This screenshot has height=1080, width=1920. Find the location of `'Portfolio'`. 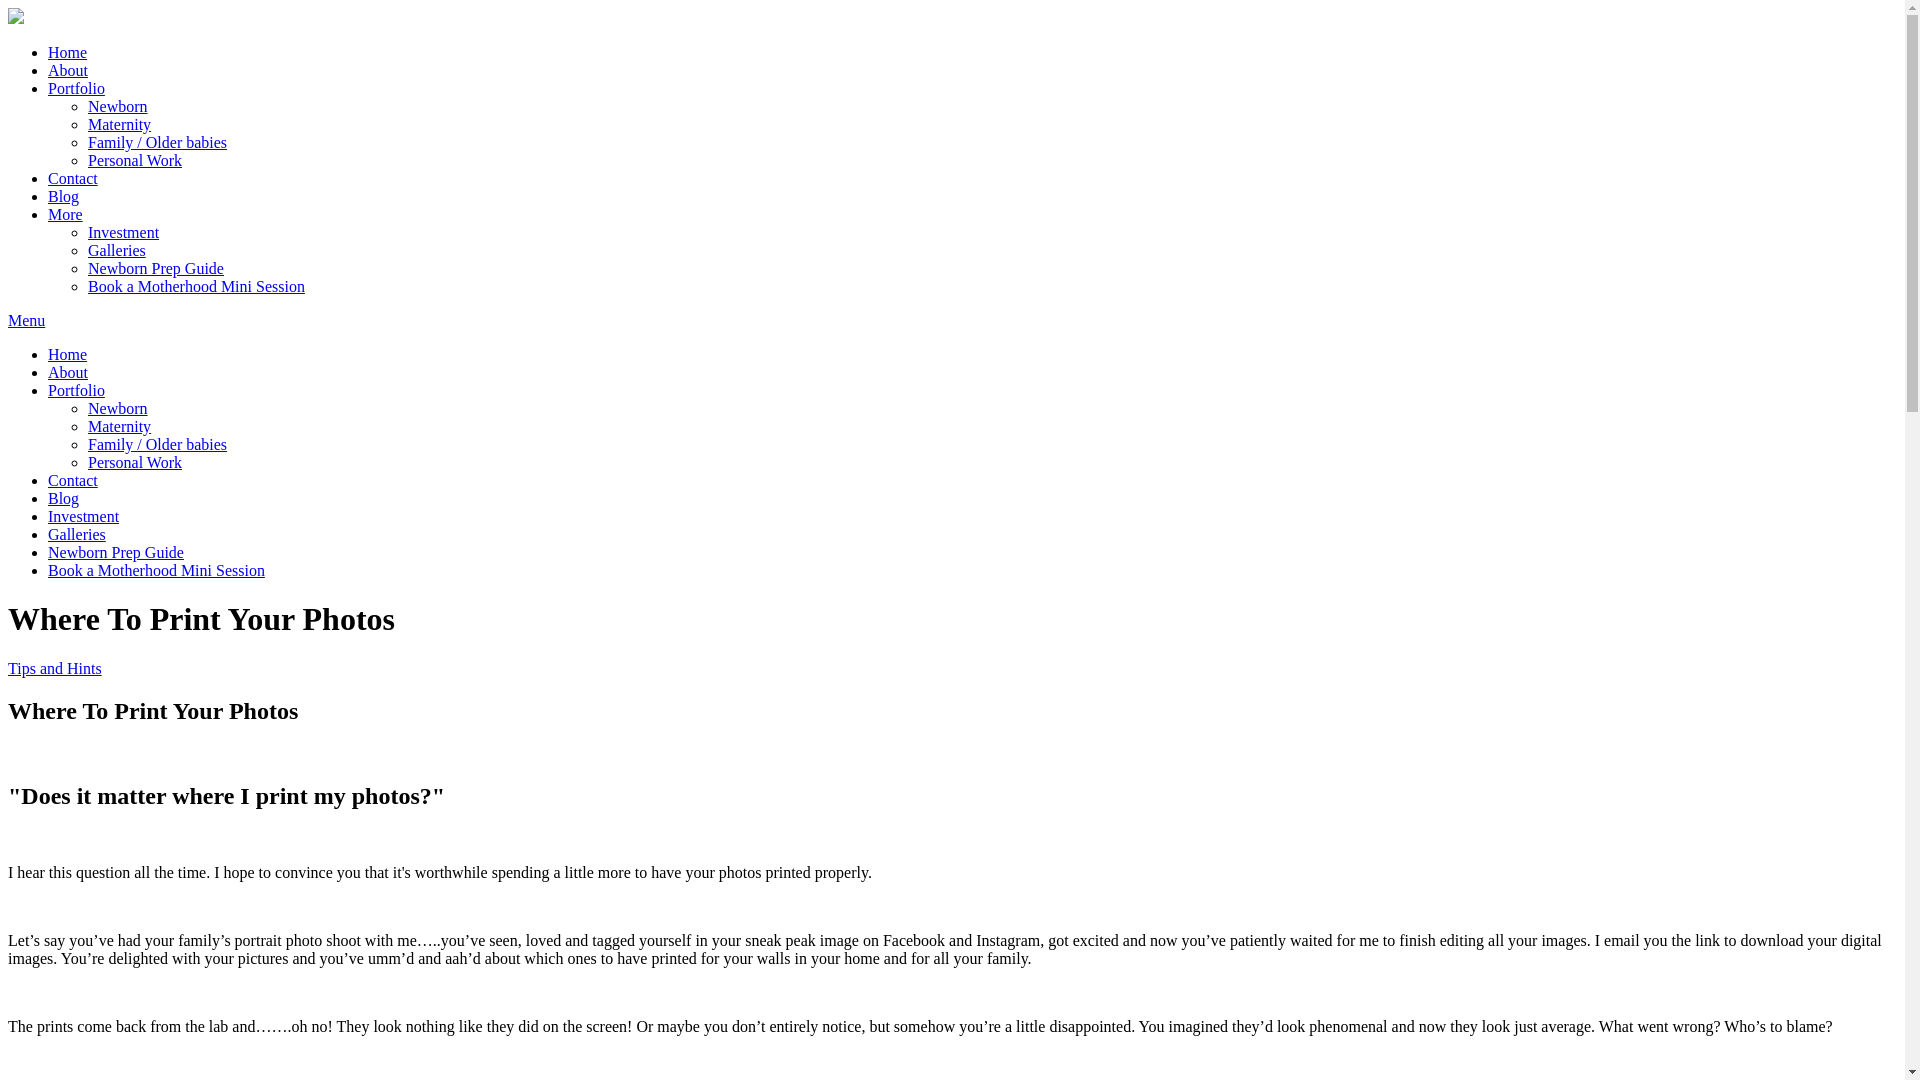

'Portfolio' is located at coordinates (76, 390).